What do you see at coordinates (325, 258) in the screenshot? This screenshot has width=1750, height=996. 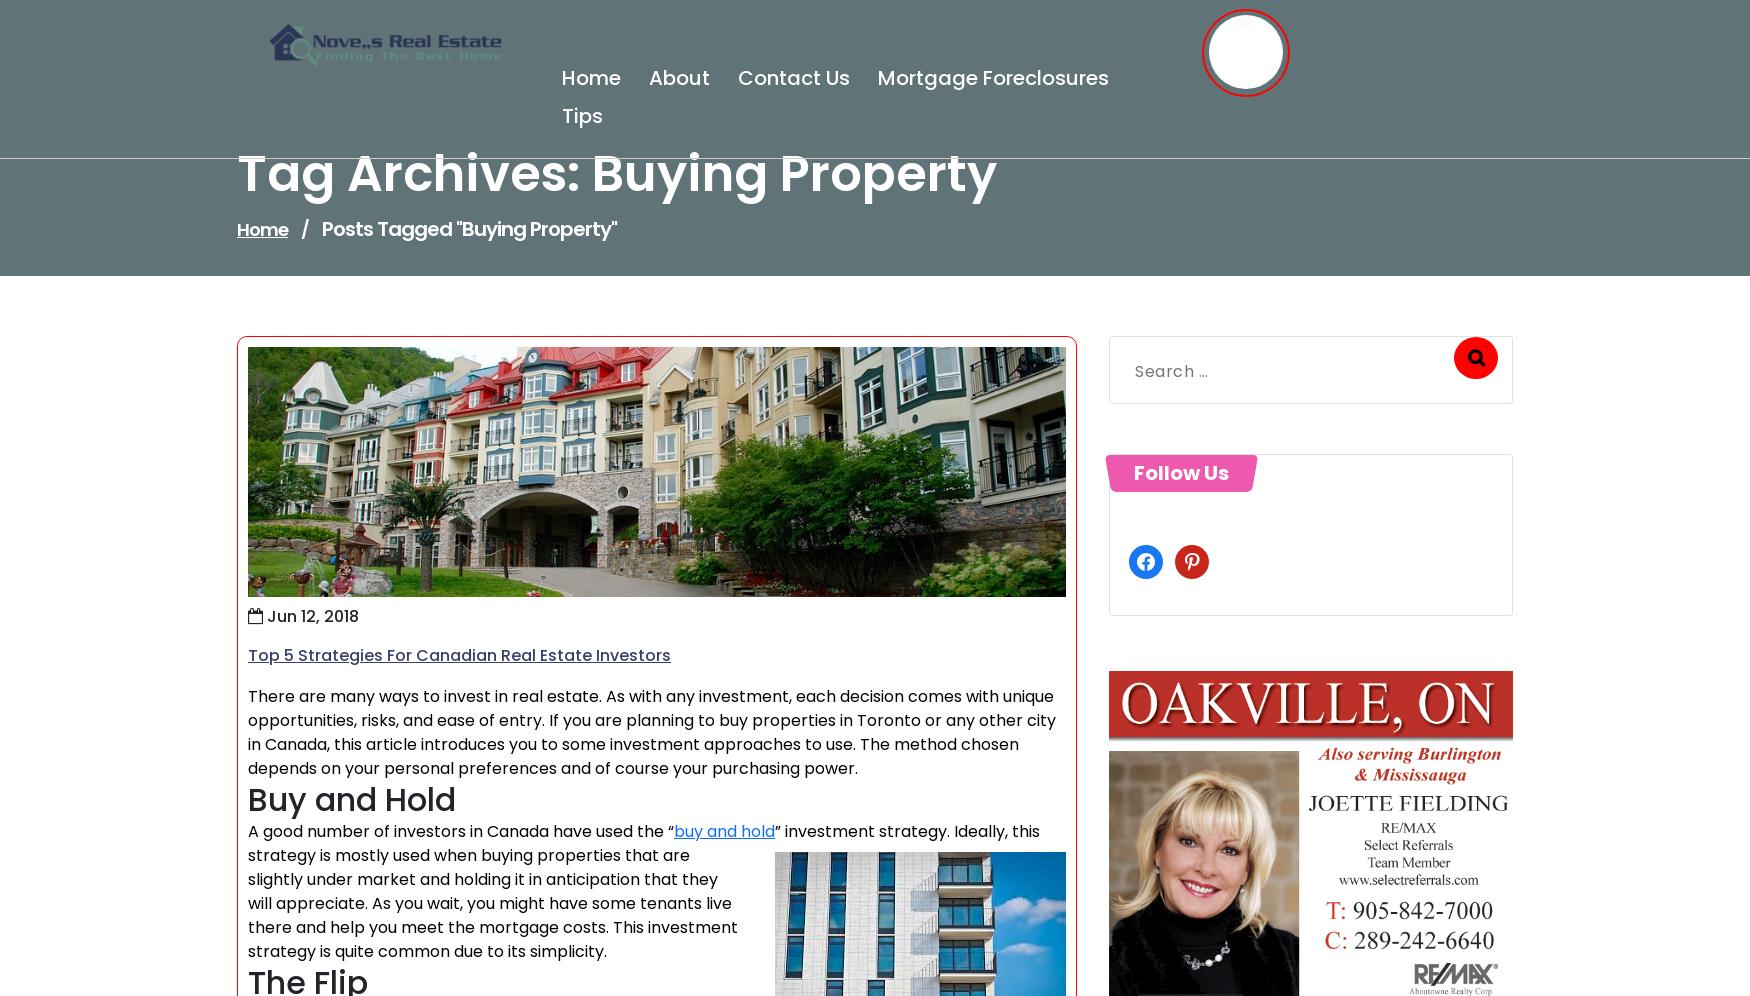 I see `'Financing'` at bounding box center [325, 258].